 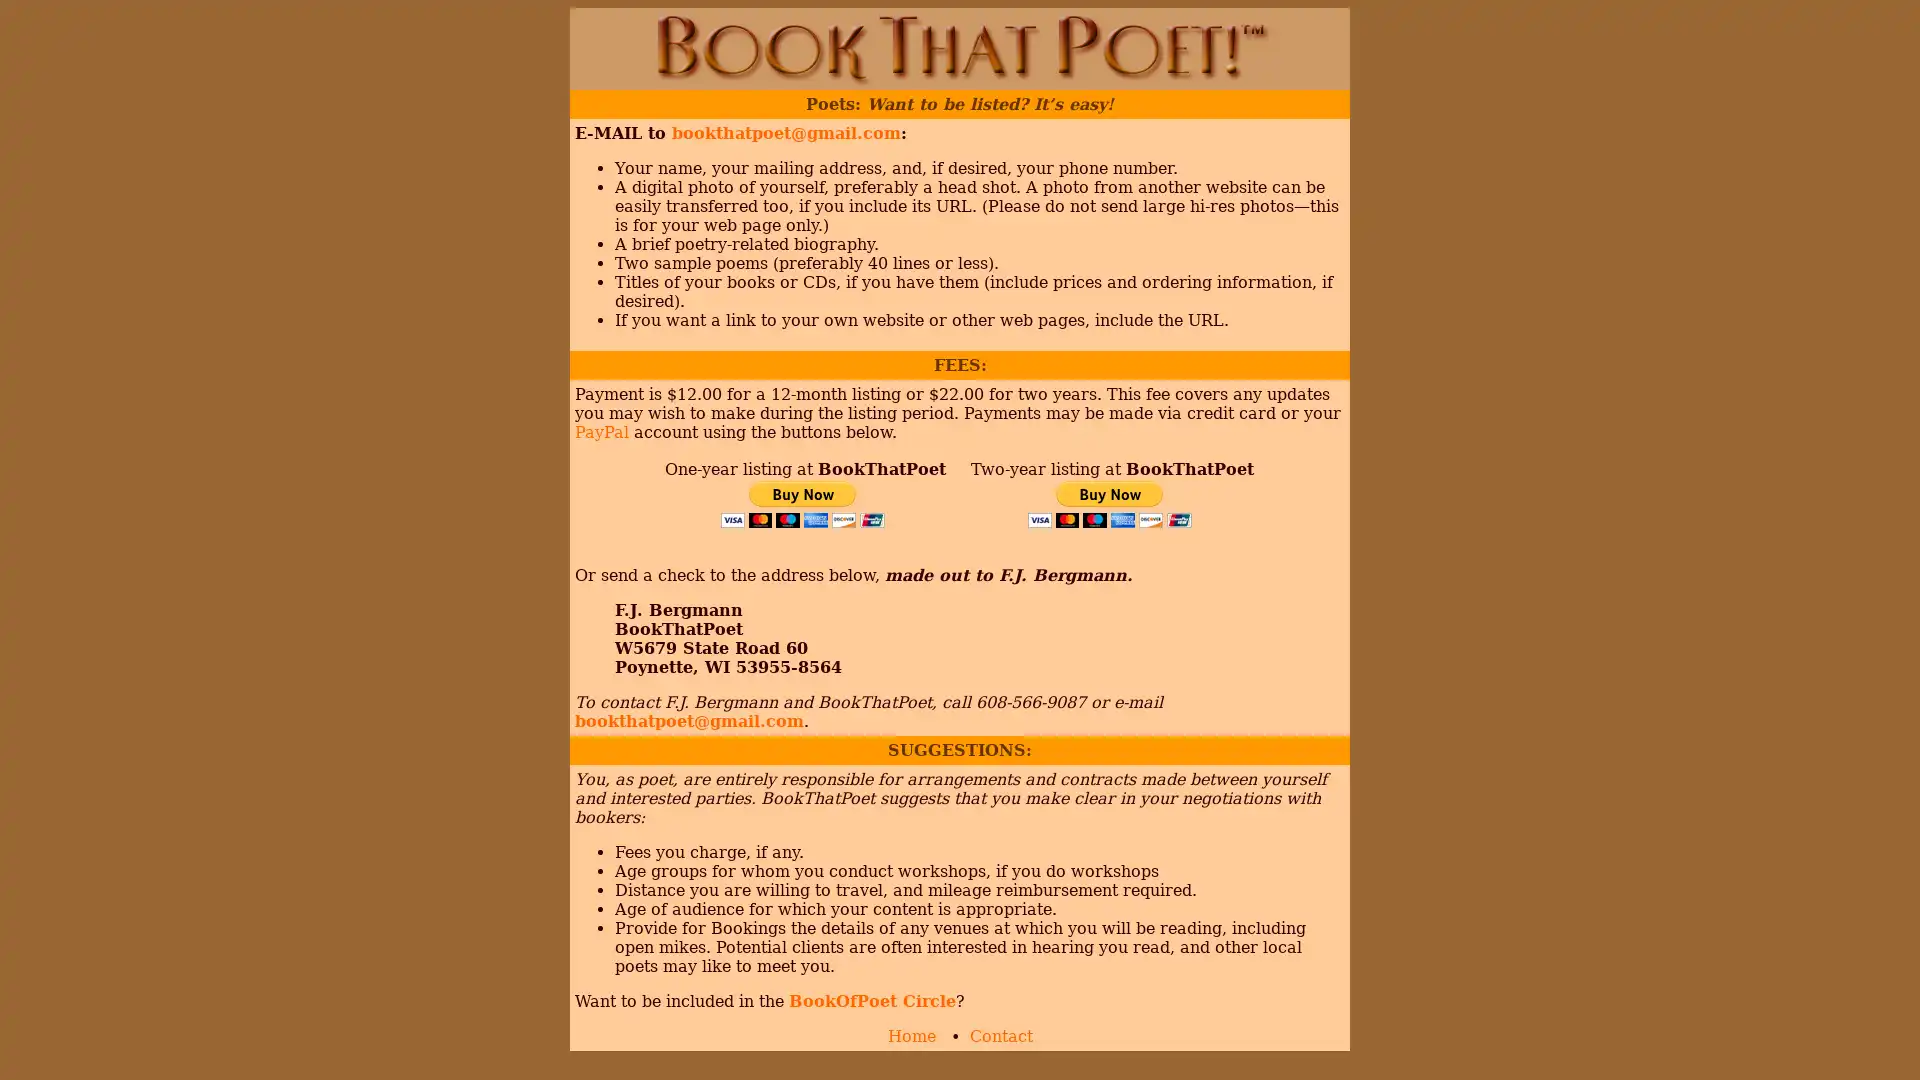 I want to click on PayPal - The safer, easier way to pay online!, so click(x=1108, y=503).